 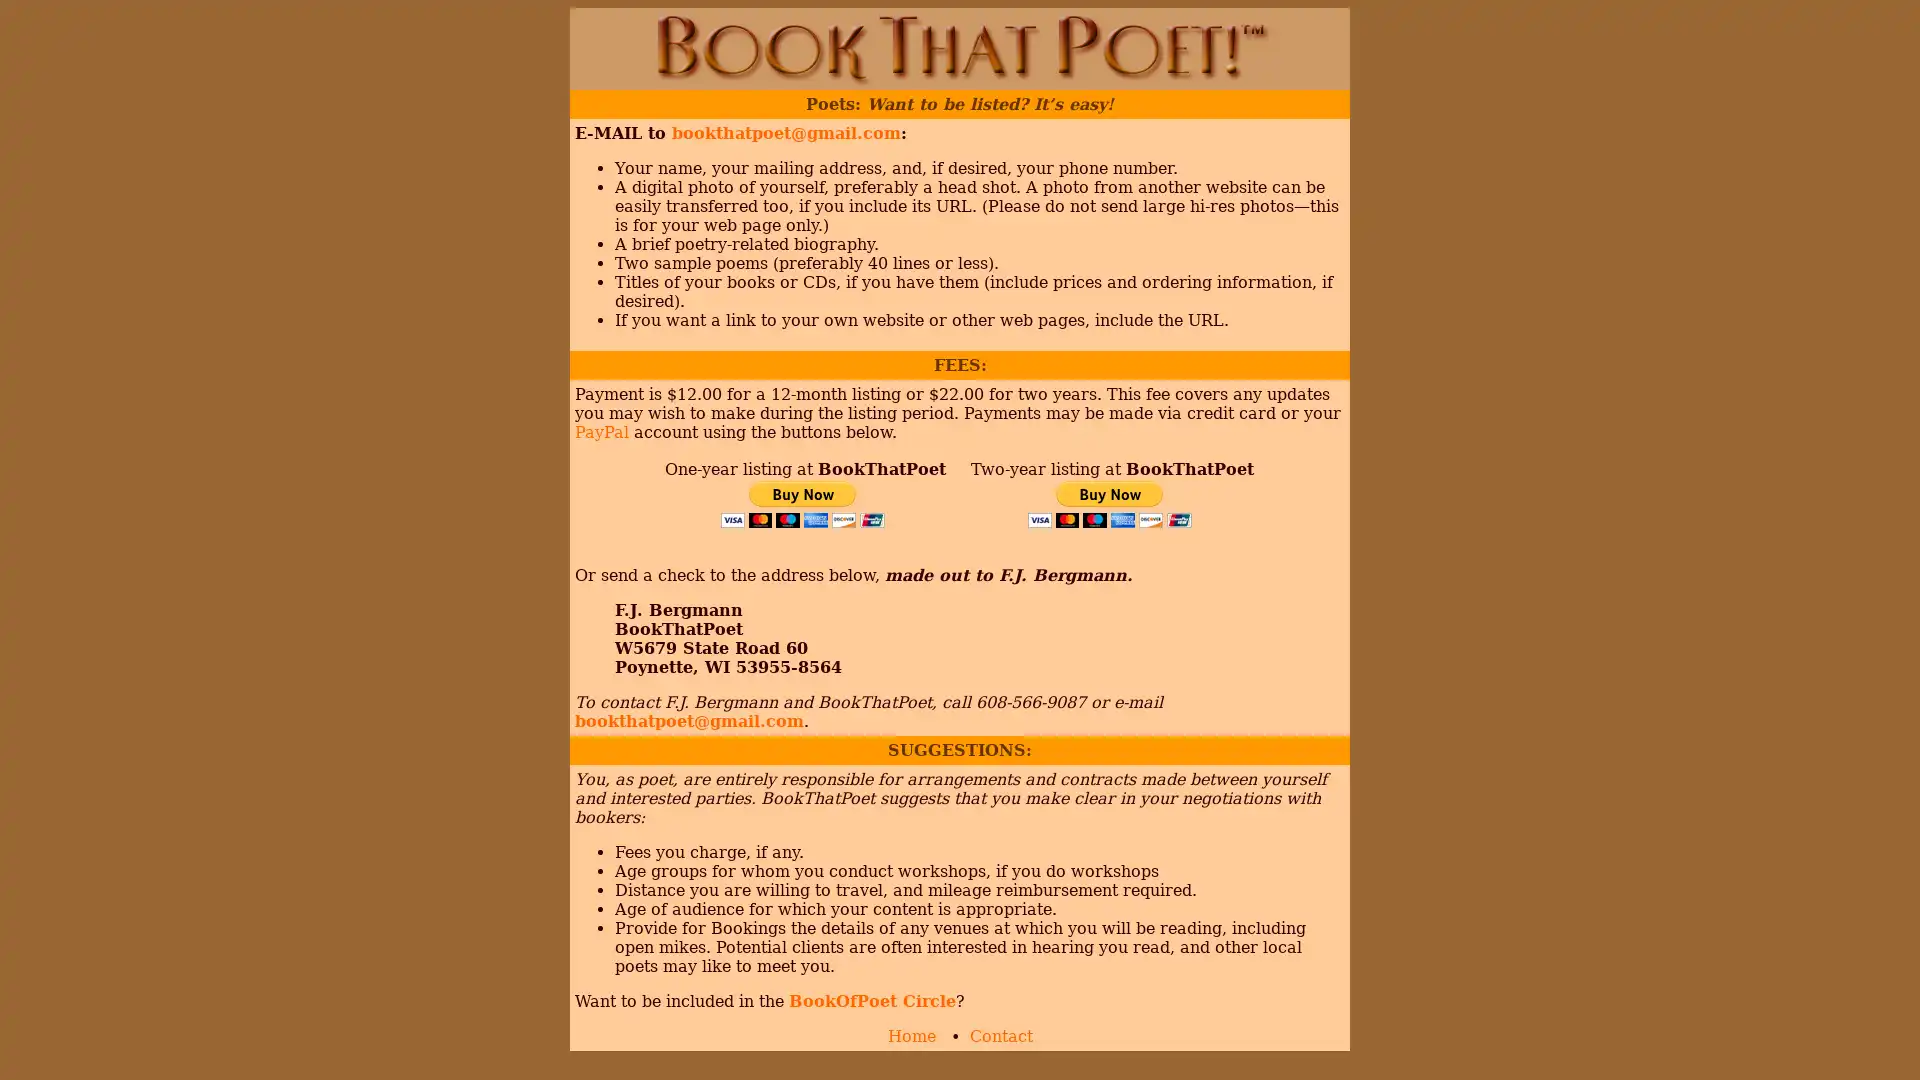 I want to click on PayPal - The safer, easier way to pay online!, so click(x=1108, y=503).